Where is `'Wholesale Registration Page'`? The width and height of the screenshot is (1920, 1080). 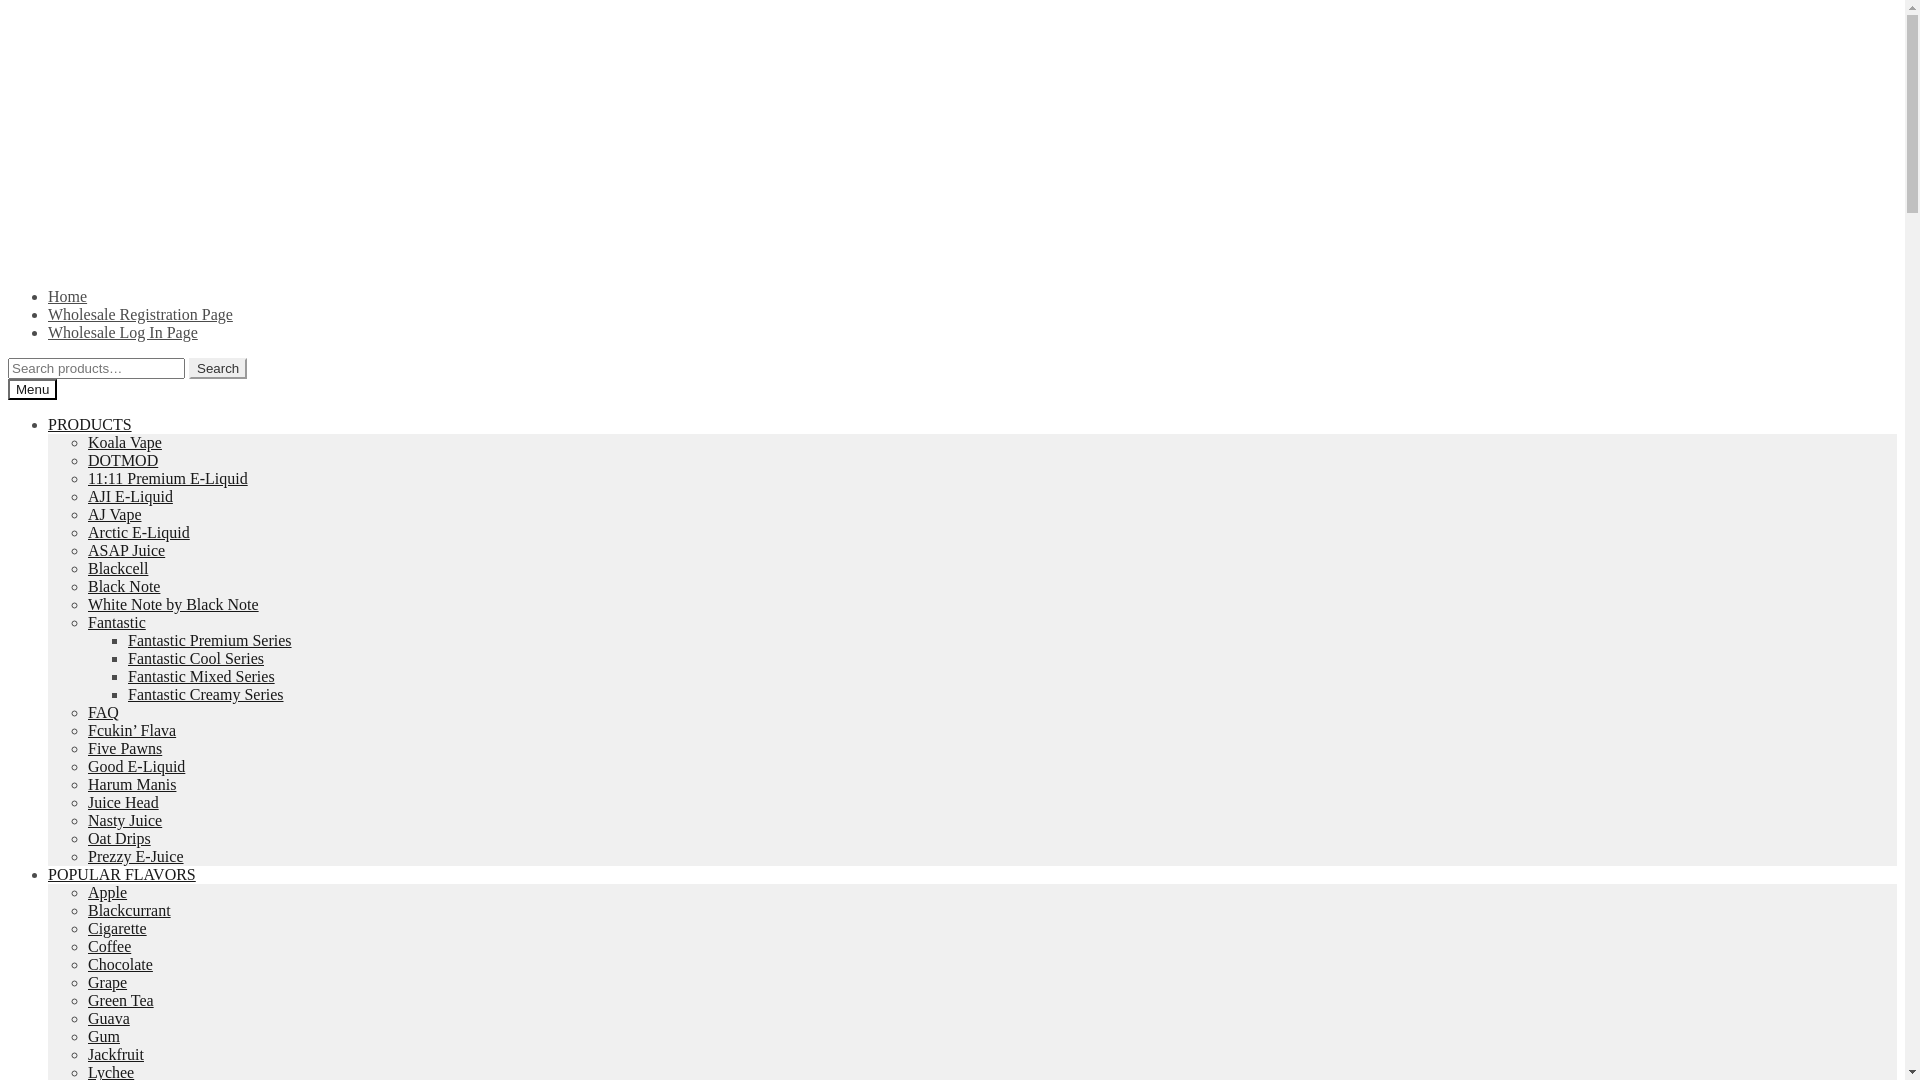
'Wholesale Registration Page' is located at coordinates (139, 314).